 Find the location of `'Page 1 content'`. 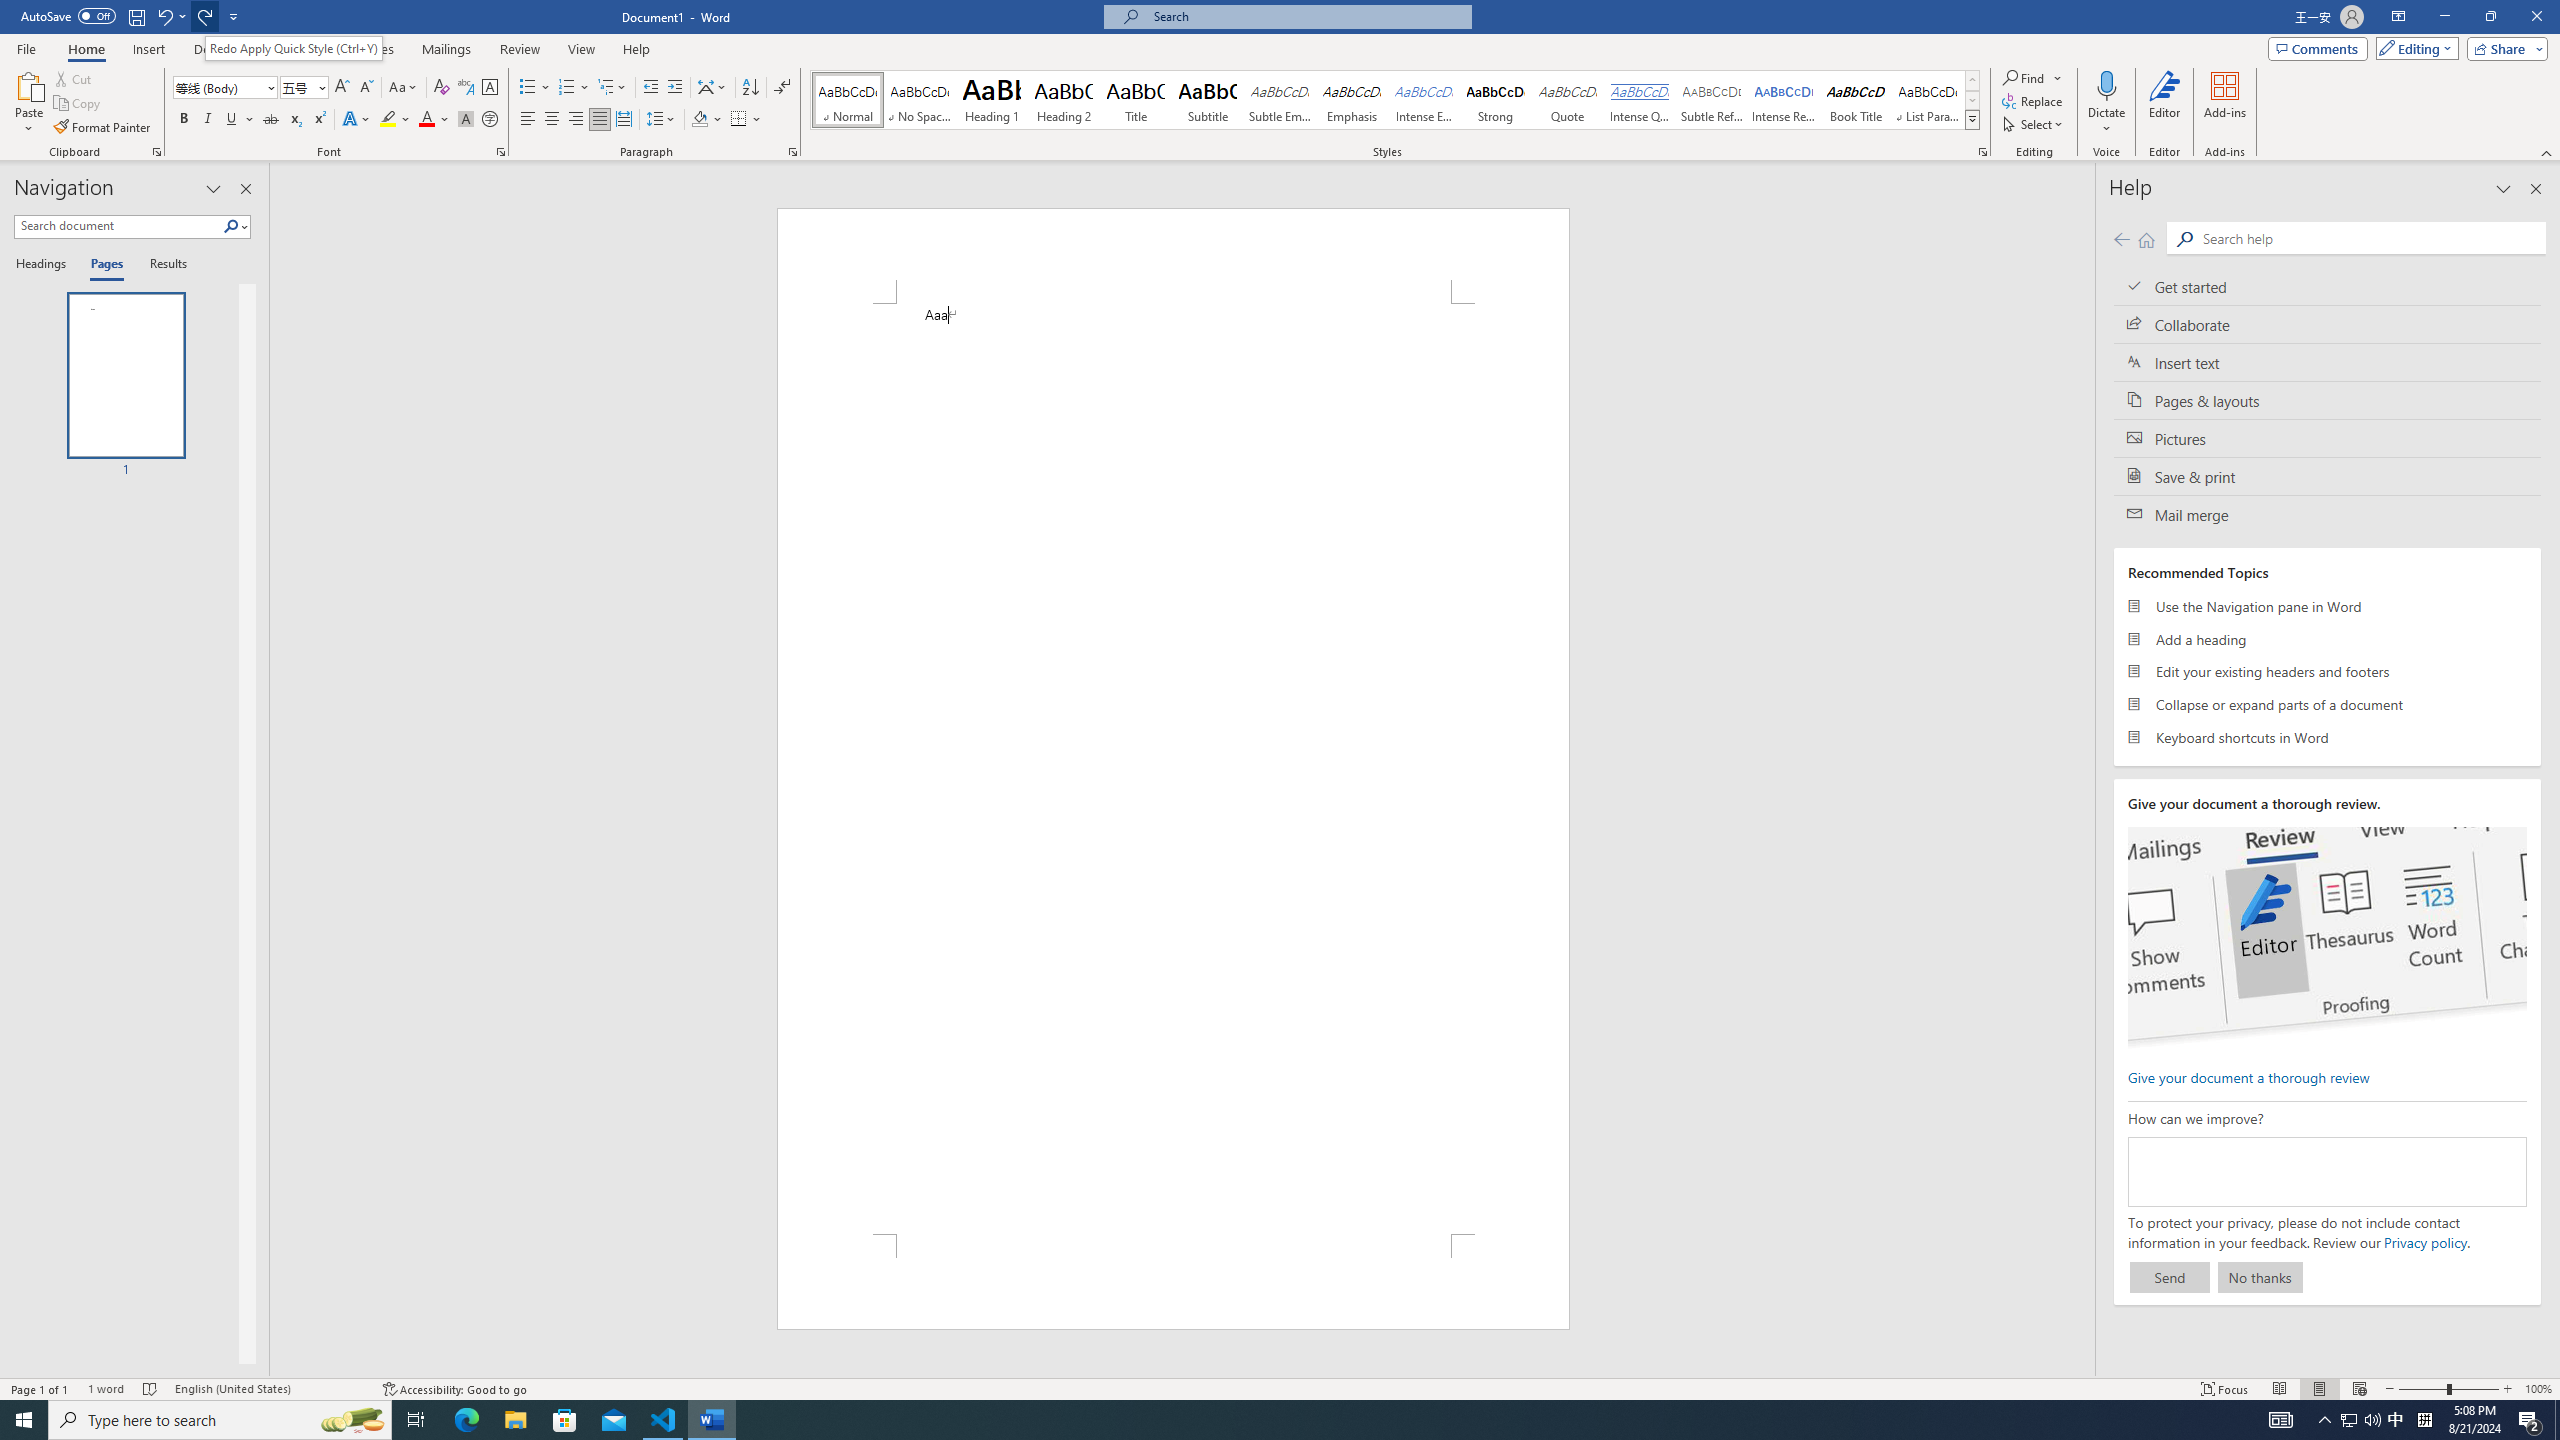

'Page 1 content' is located at coordinates (1173, 767).